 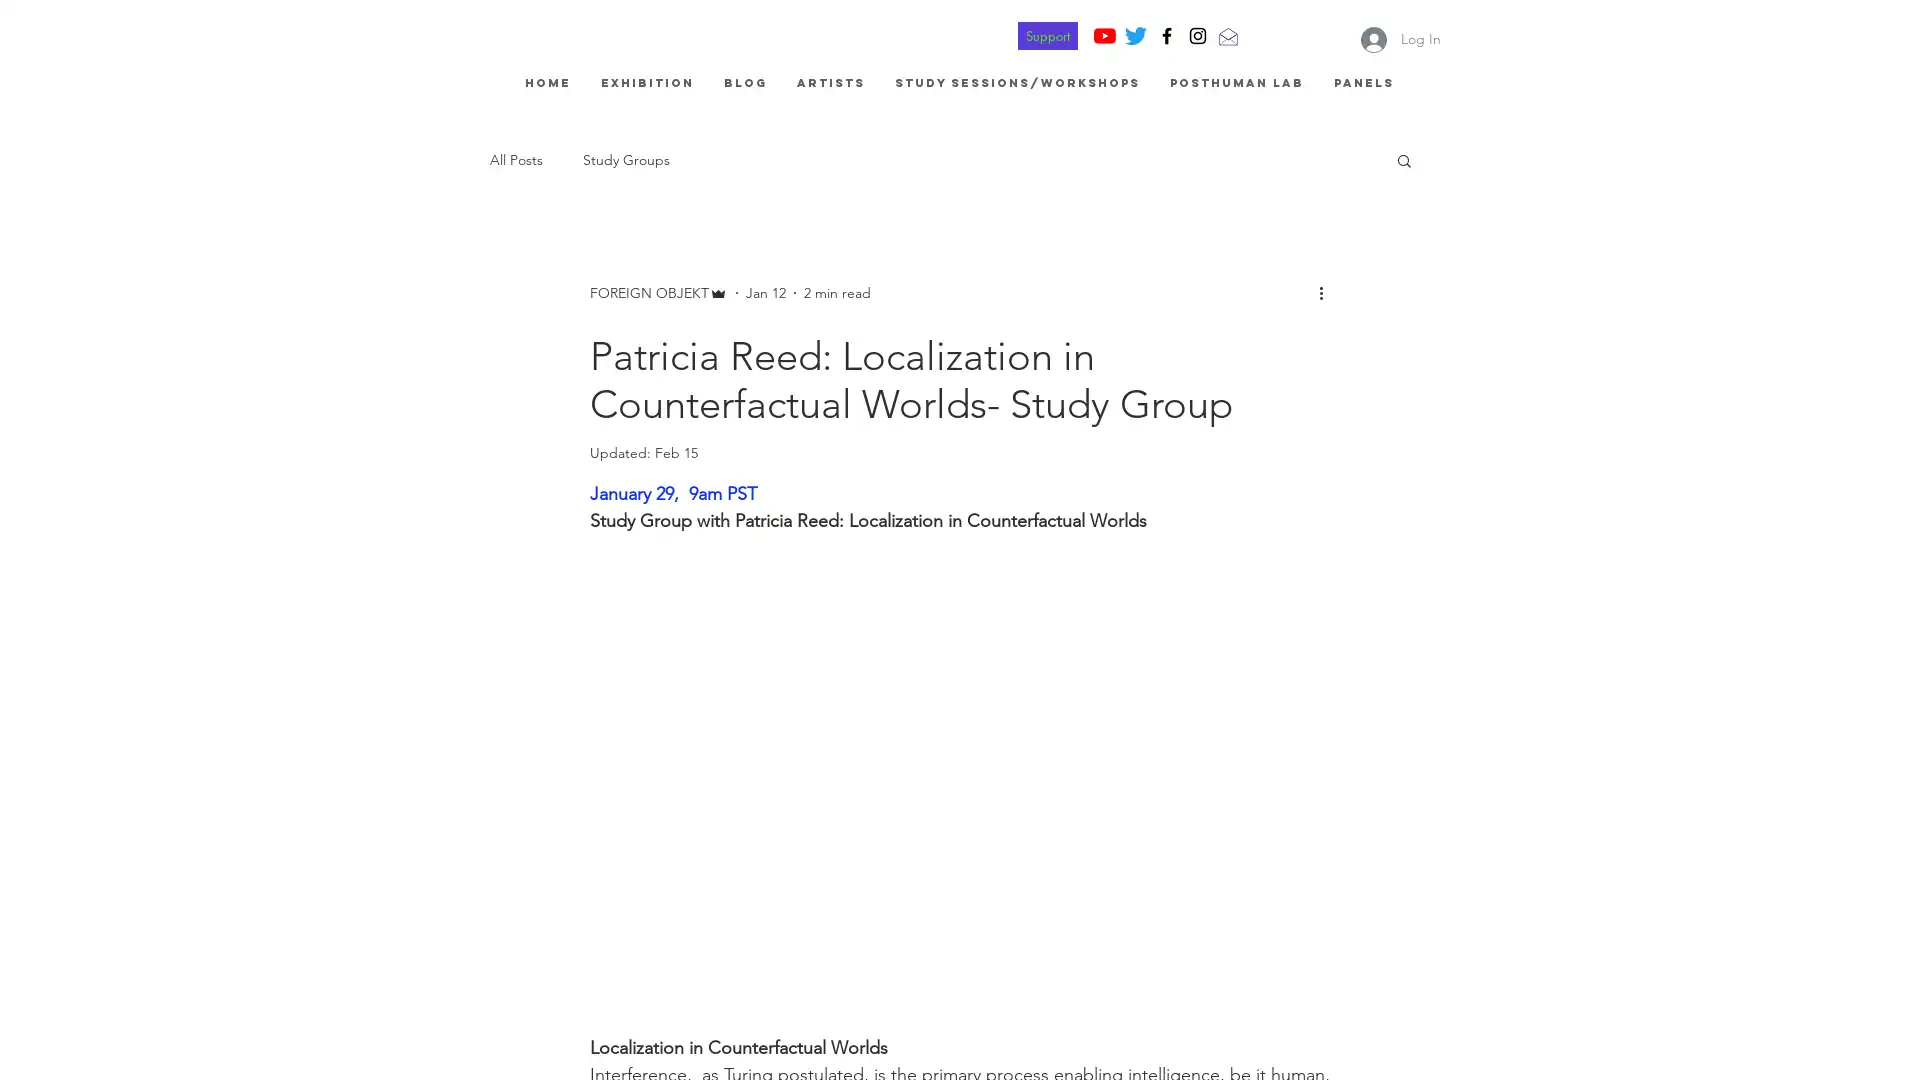 I want to click on Search, so click(x=1403, y=161).